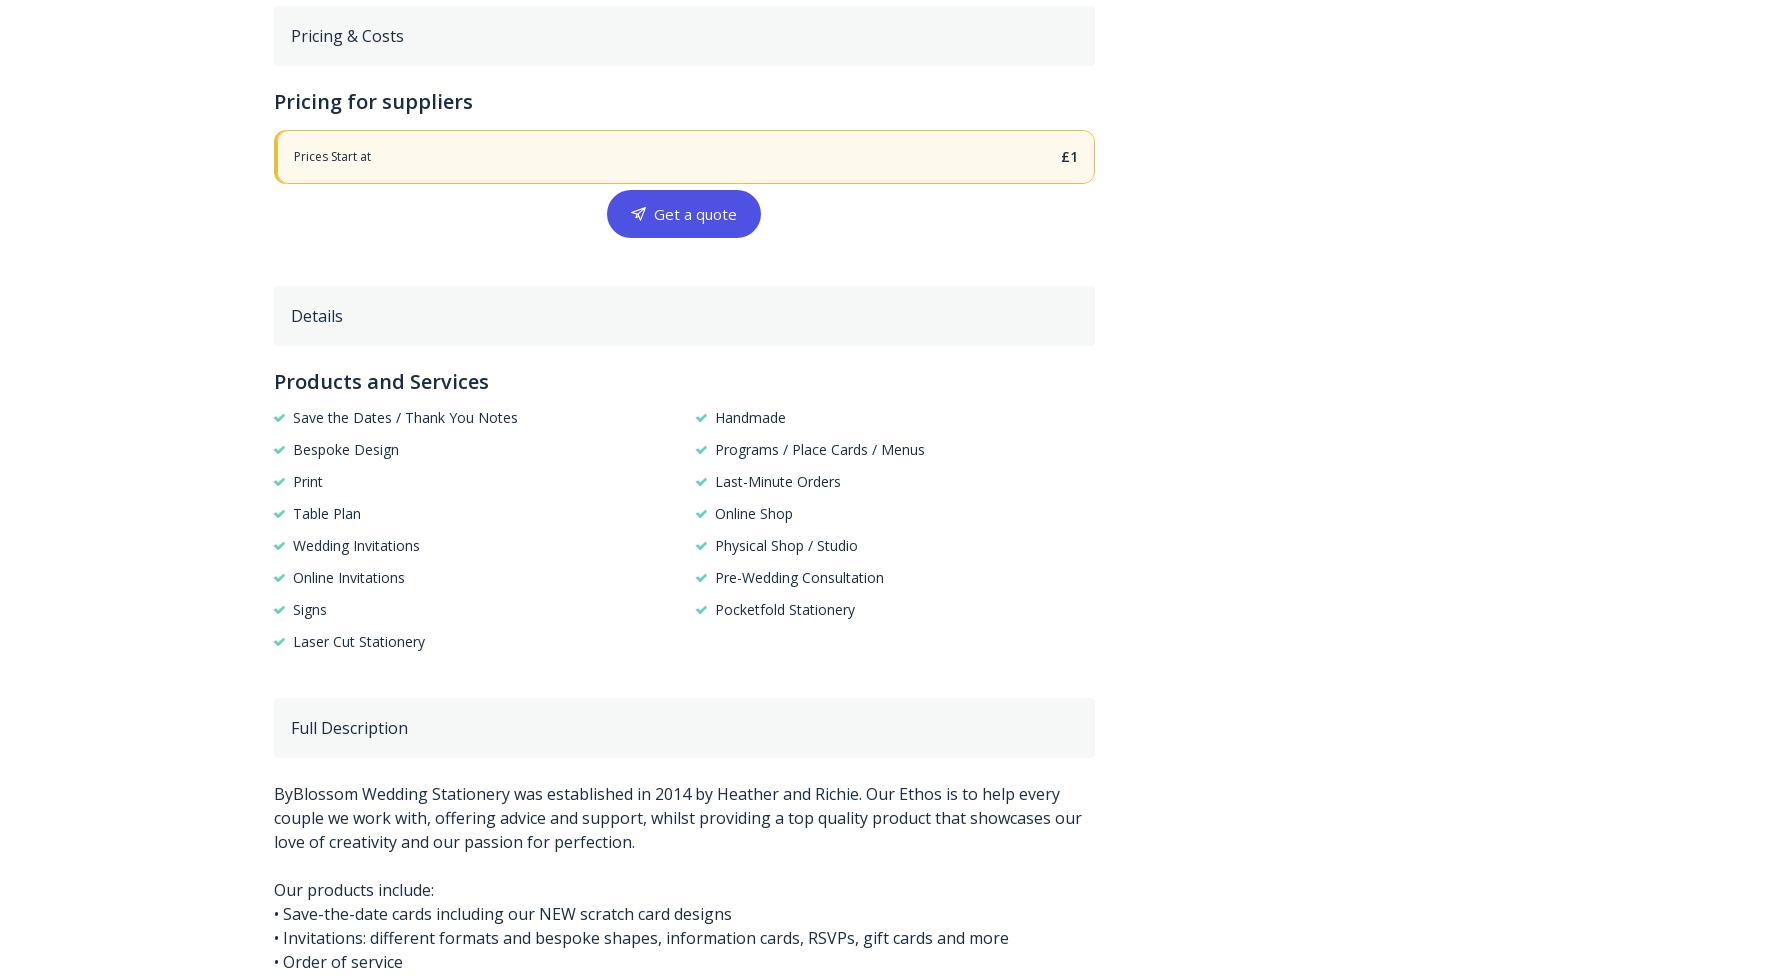  I want to click on 'Laser Cut Stationery', so click(356, 639).